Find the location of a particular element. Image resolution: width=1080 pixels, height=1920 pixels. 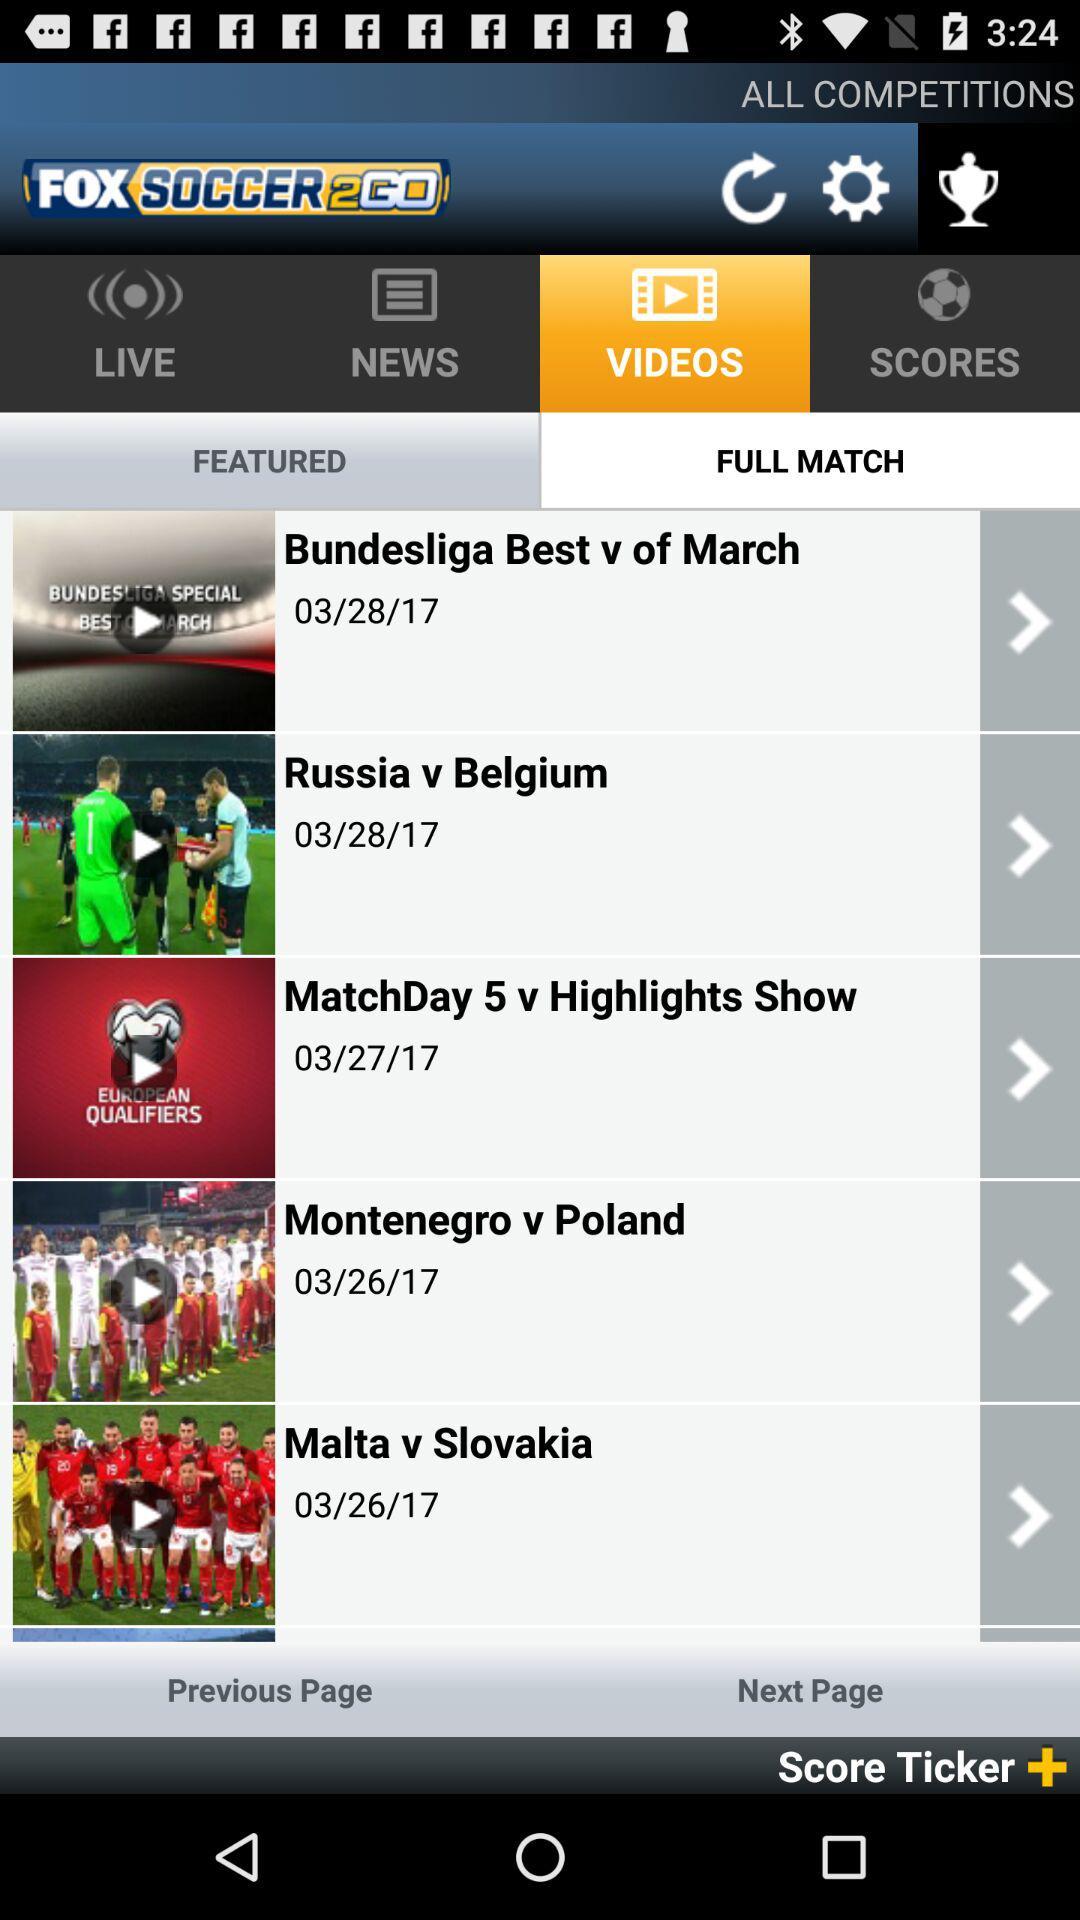

the first right scroll in the image is located at coordinates (1029, 619).